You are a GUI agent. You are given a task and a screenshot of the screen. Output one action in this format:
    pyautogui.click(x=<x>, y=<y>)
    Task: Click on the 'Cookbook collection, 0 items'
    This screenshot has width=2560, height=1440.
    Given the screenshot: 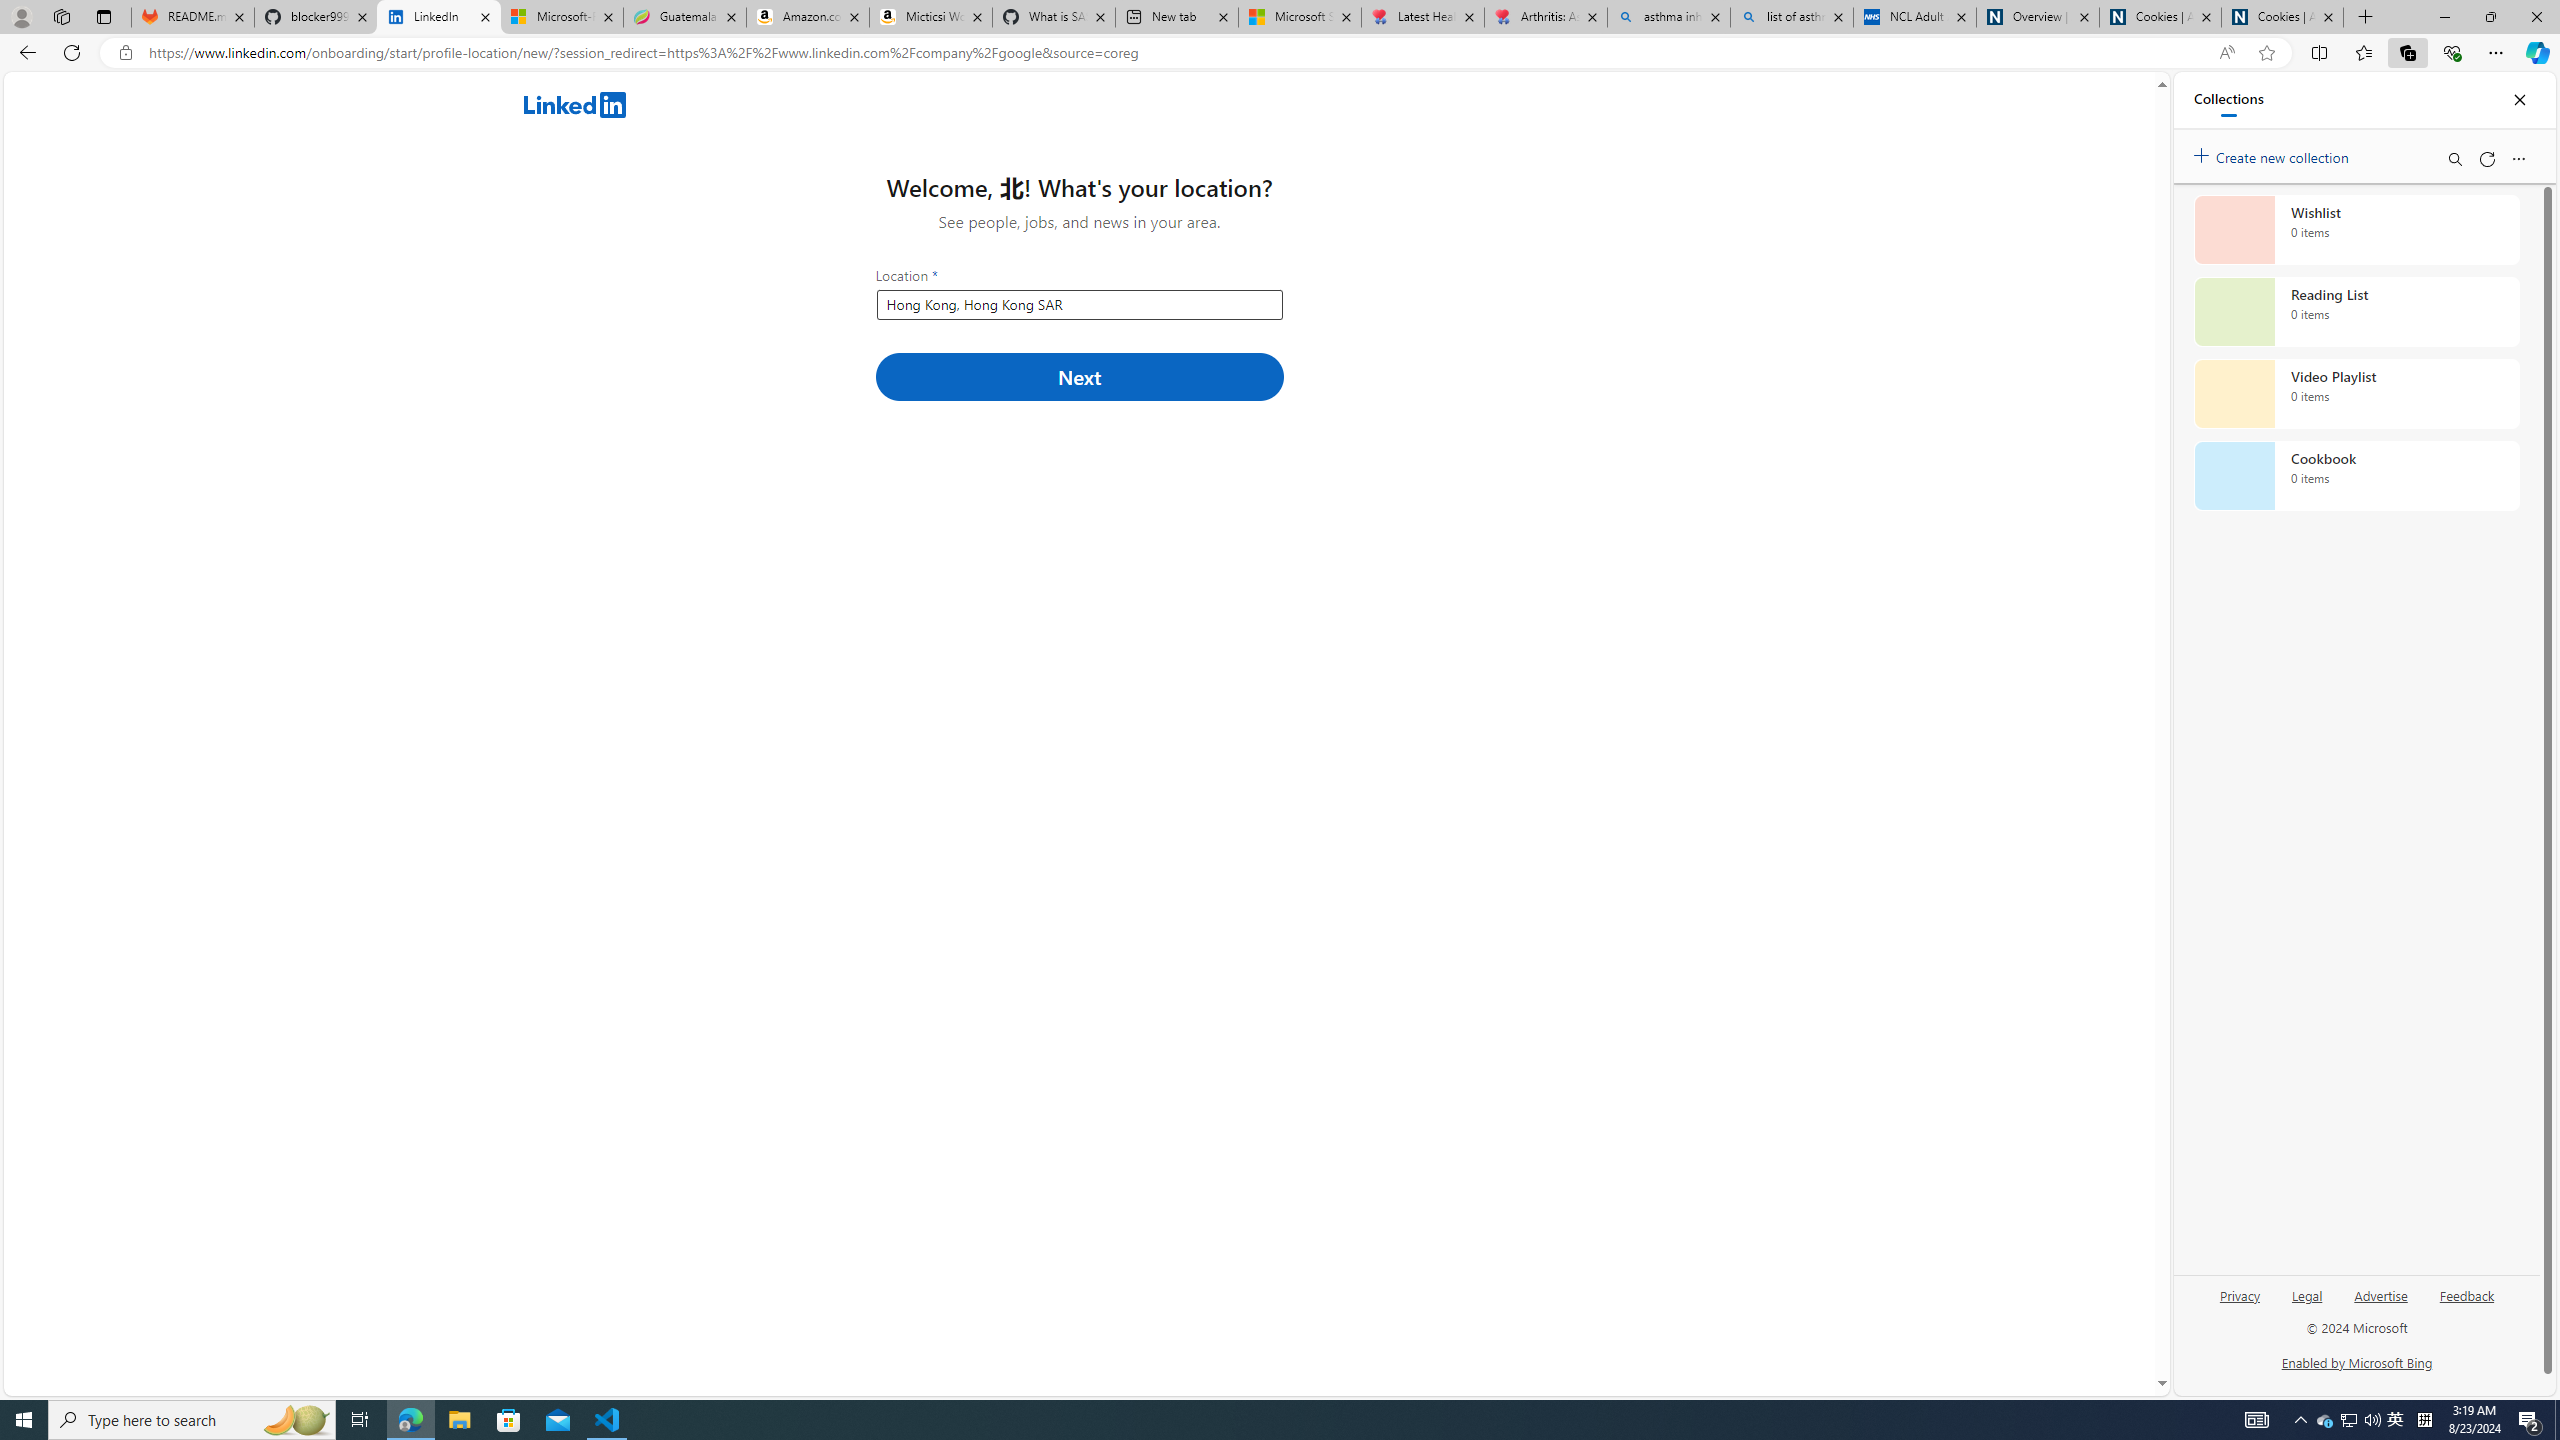 What is the action you would take?
    pyautogui.click(x=2356, y=474)
    